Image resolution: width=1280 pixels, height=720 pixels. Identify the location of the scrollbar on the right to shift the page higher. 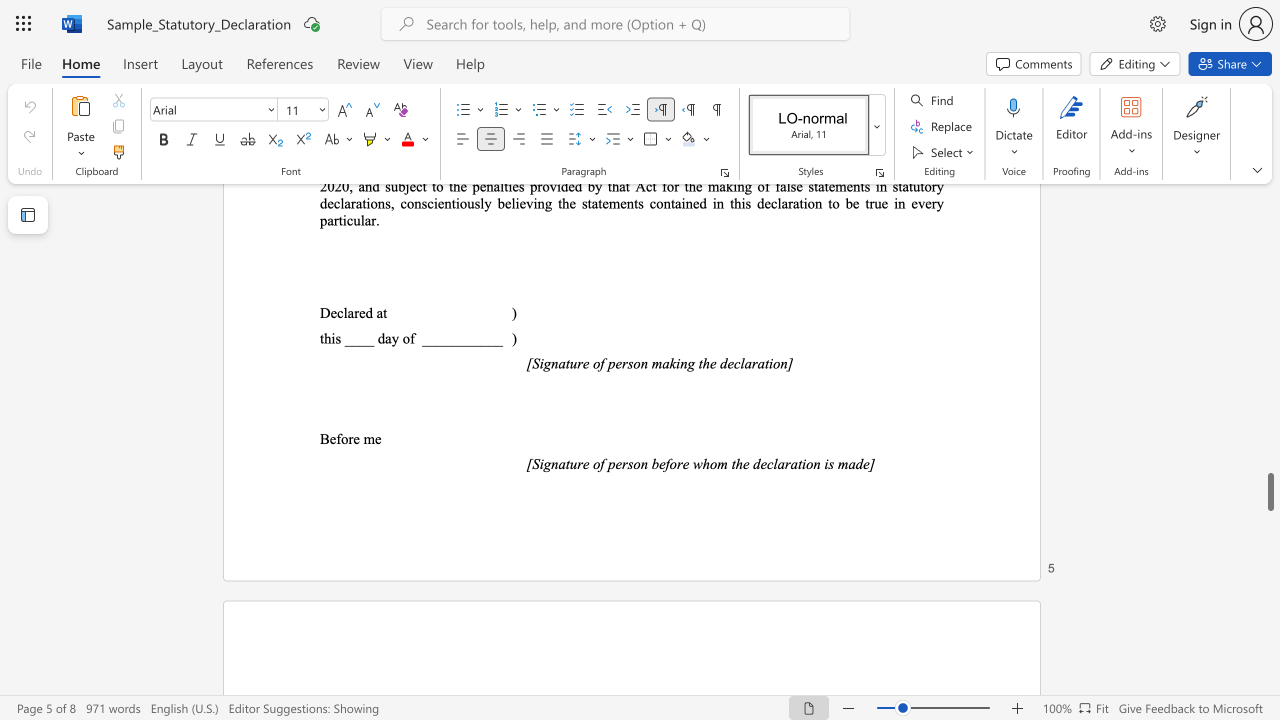
(1269, 528).